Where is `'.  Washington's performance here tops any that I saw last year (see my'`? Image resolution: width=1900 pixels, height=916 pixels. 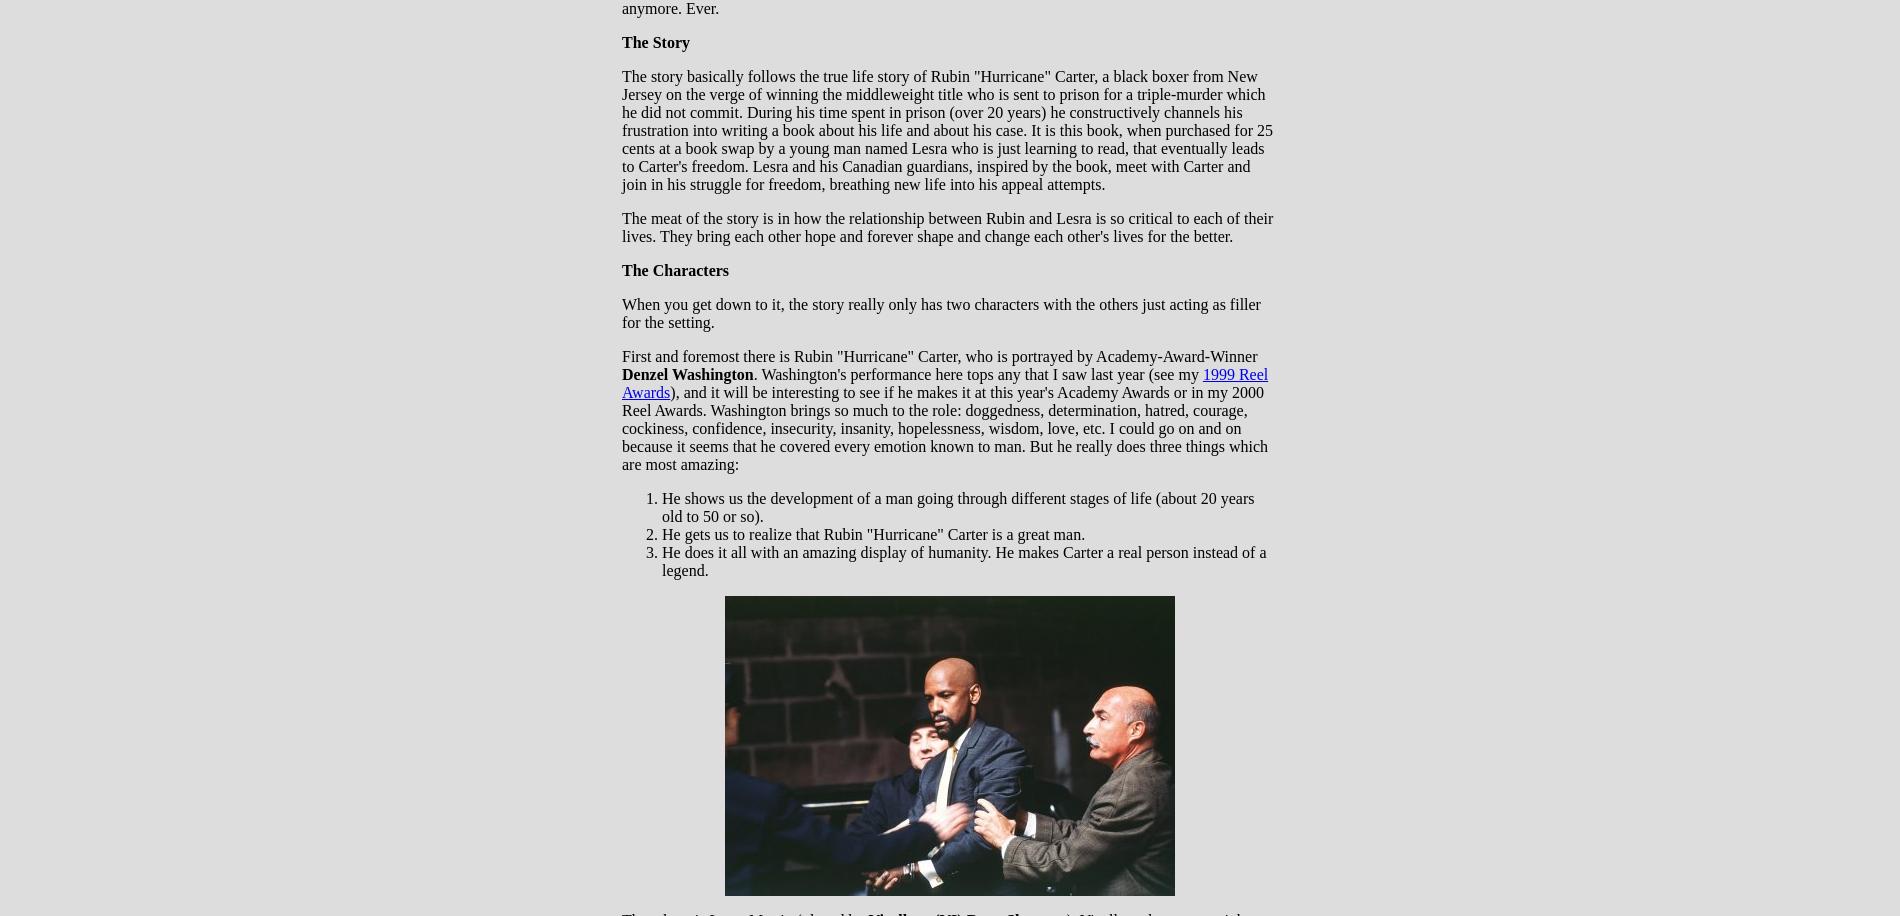
'.  Washington's performance here tops any that I saw last year (see my' is located at coordinates (977, 374).